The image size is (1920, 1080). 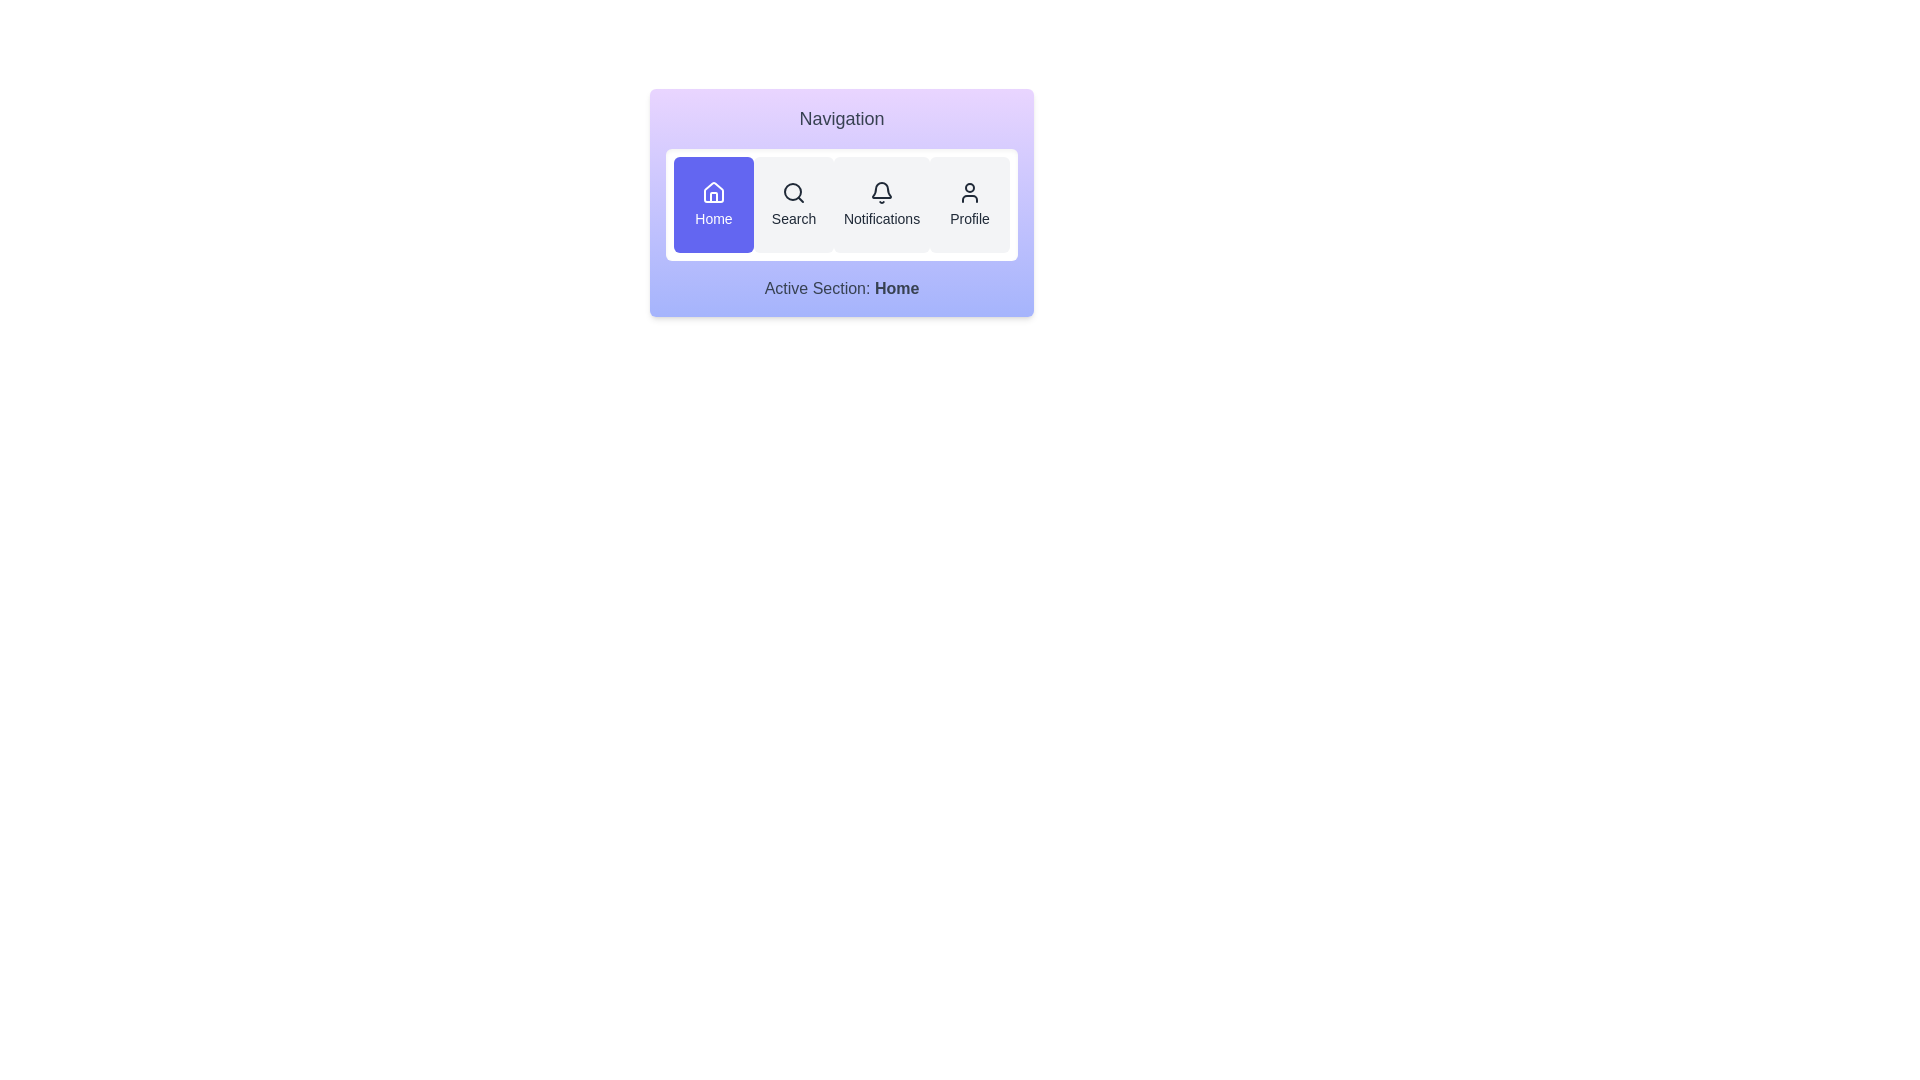 I want to click on the Profile button to activate the corresponding section, so click(x=969, y=204).